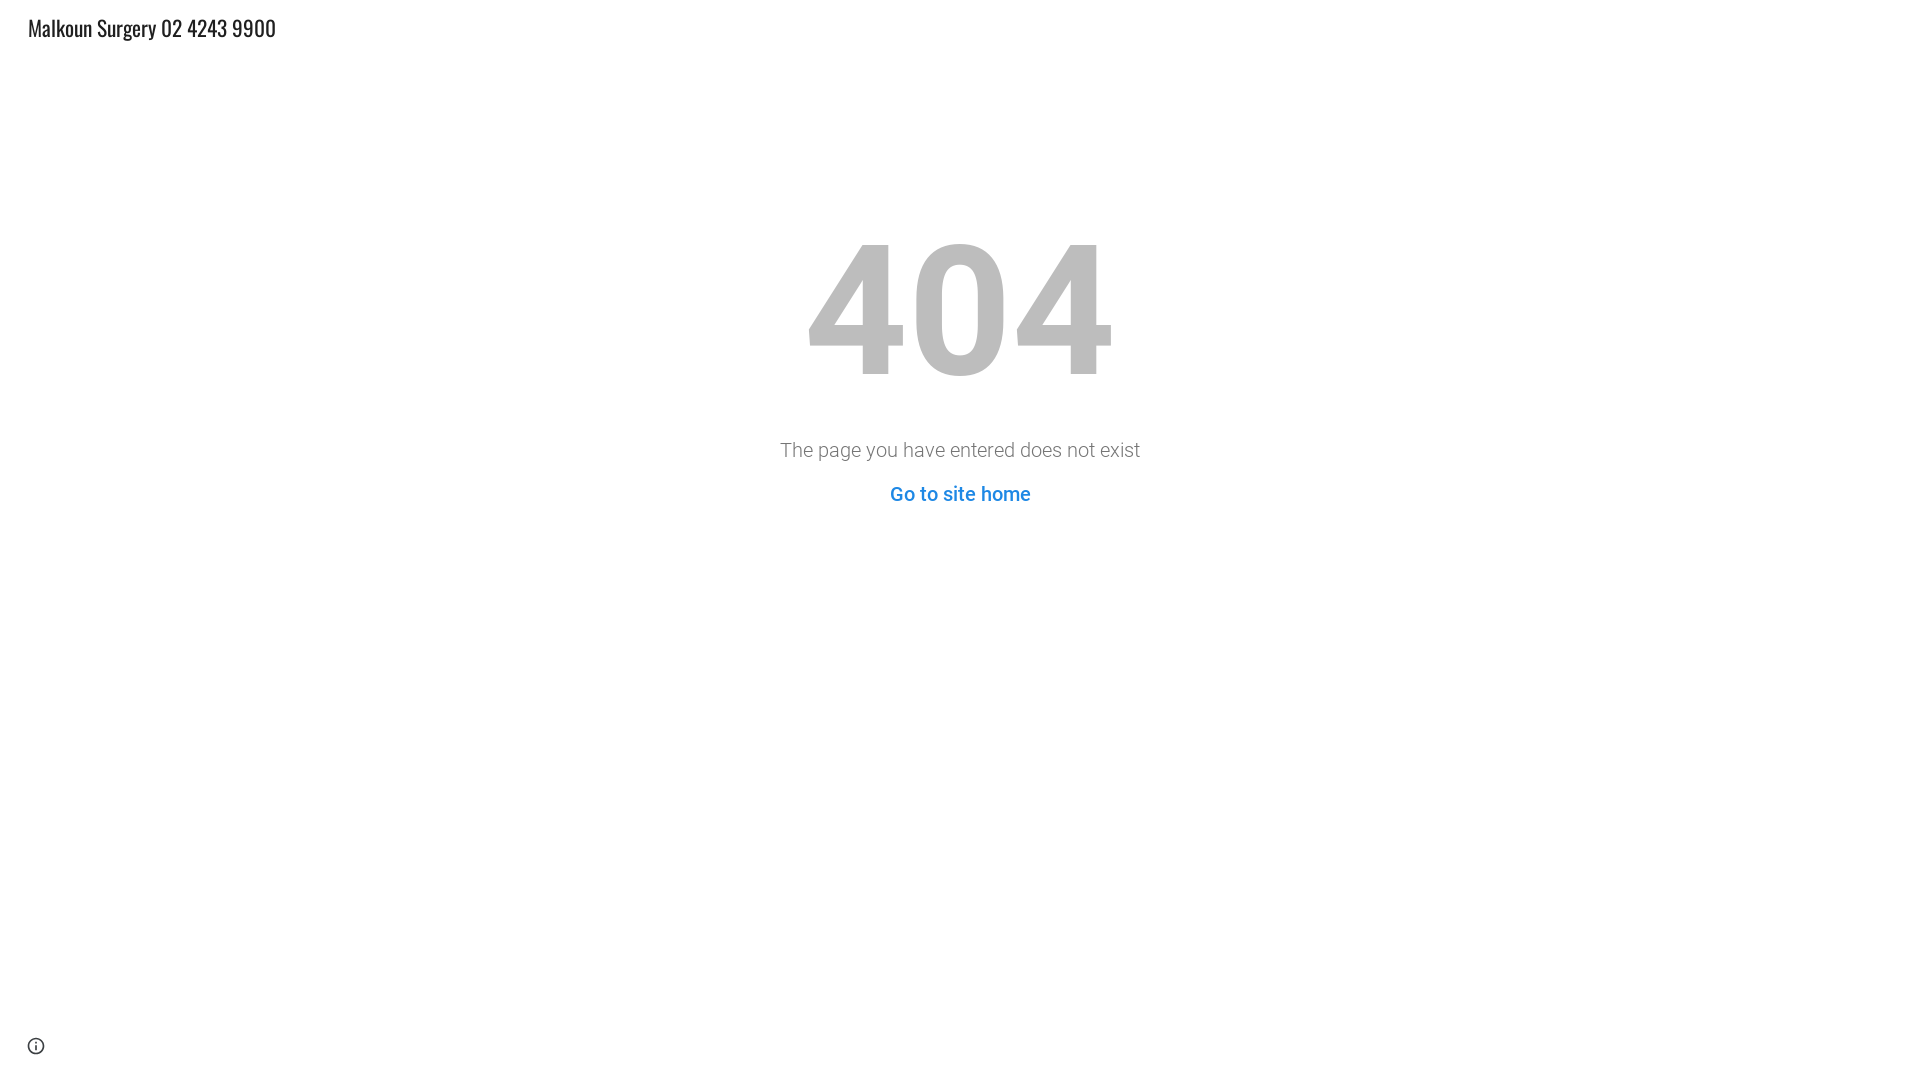 Image resolution: width=1920 pixels, height=1080 pixels. Describe the element at coordinates (960, 493) in the screenshot. I see `'Go to site home'` at that location.